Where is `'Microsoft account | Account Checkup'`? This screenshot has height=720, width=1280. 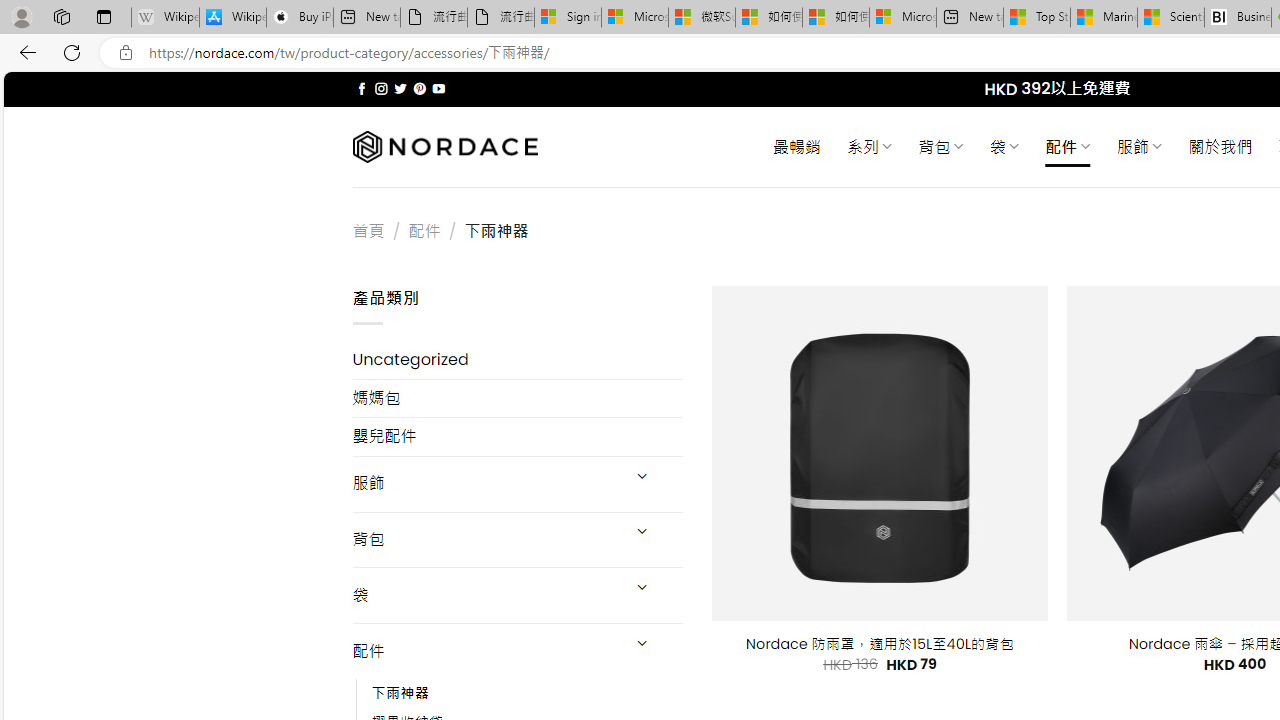
'Microsoft account | Account Checkup' is located at coordinates (902, 17).